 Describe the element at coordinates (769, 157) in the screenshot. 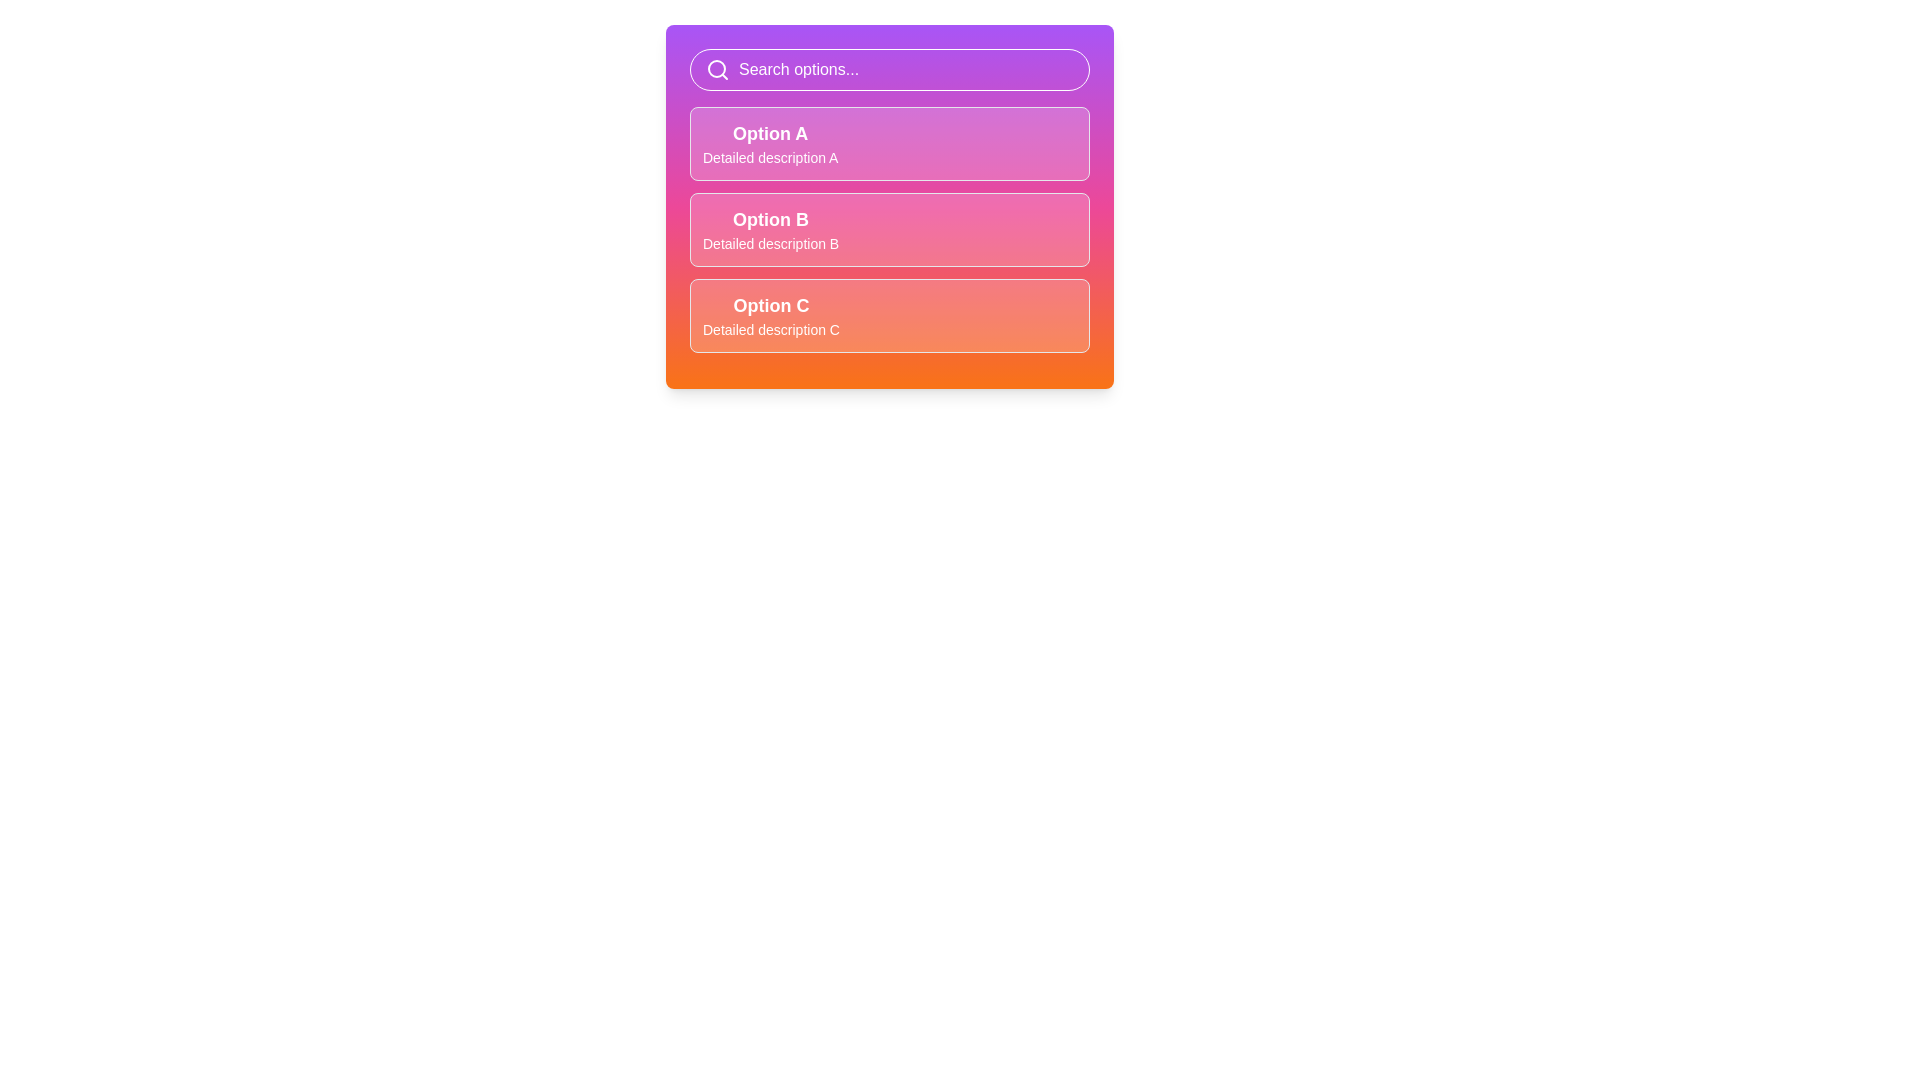

I see `the descriptive text label for 'Option A', which is located directly below the title 'Option A' within the first option card` at that location.